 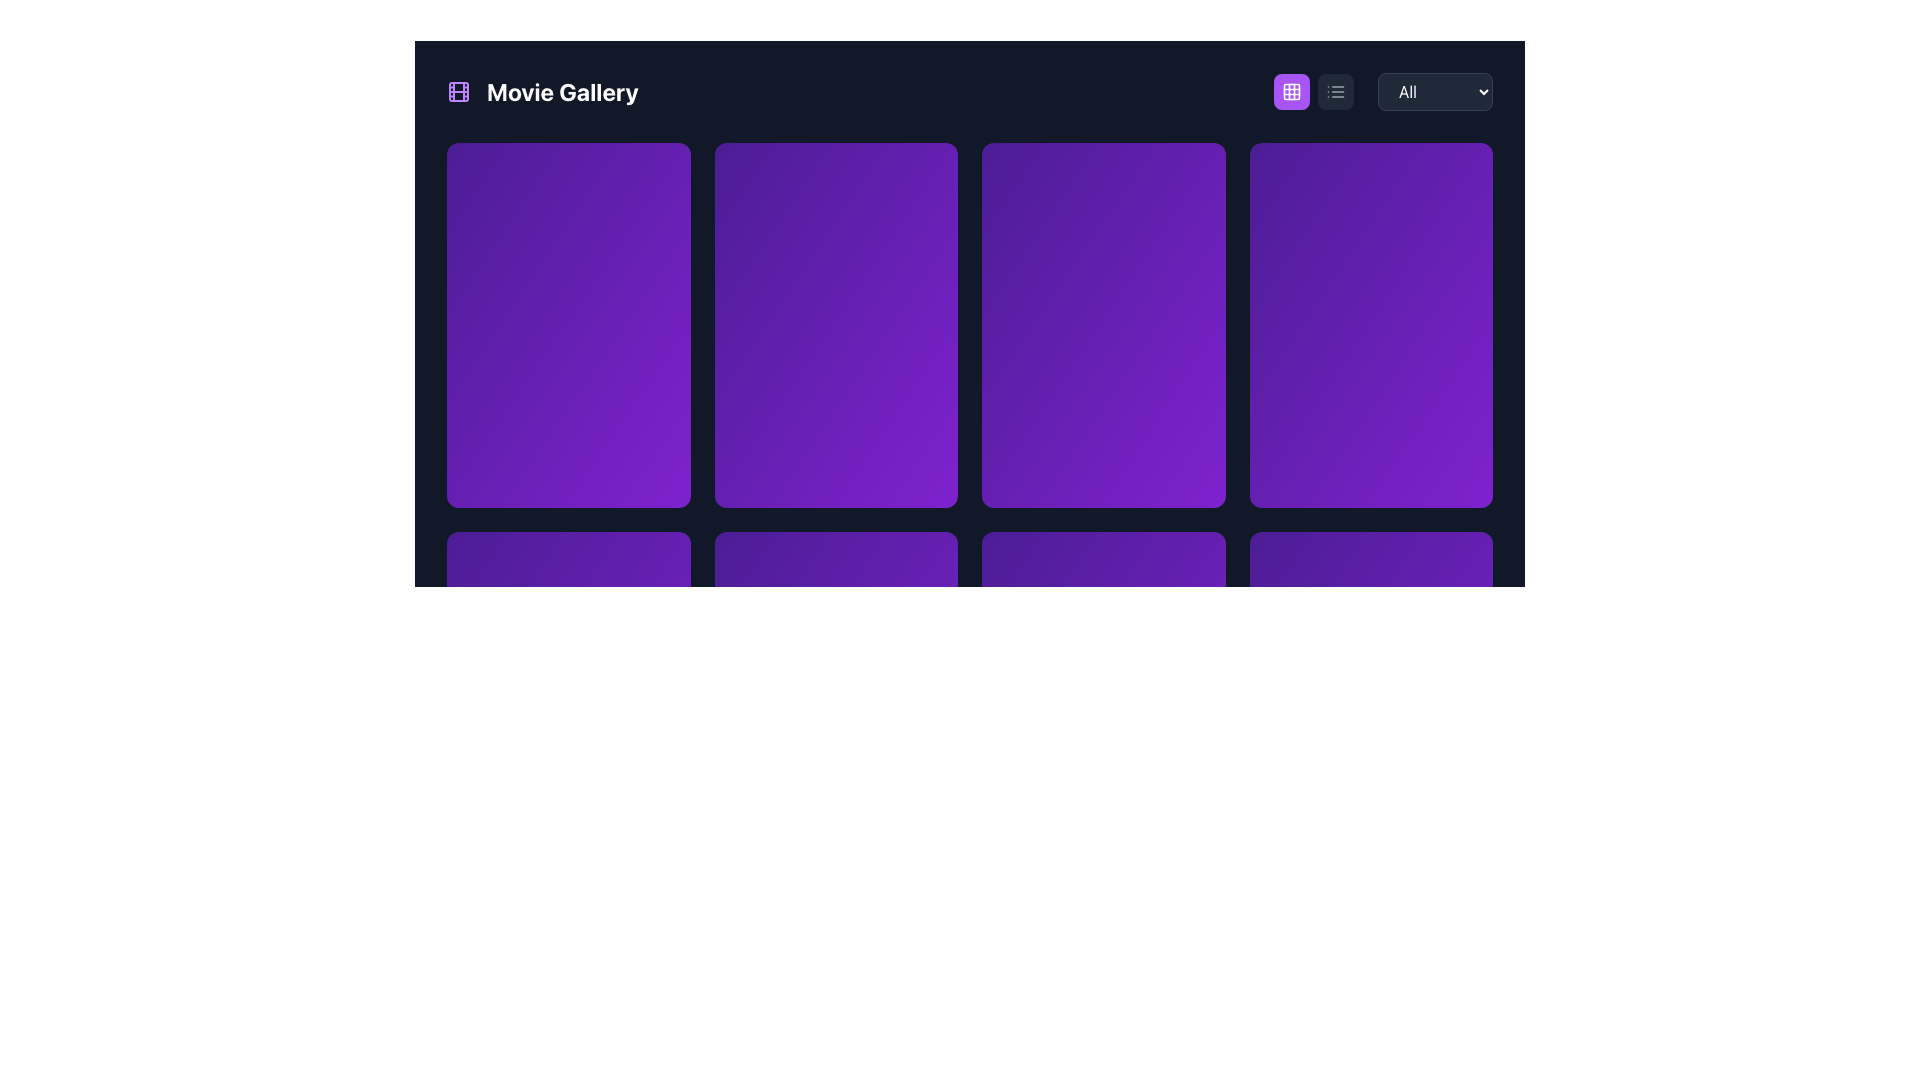 What do you see at coordinates (458, 92) in the screenshot?
I see `the graphic representation of the small, purple-colored SVG filmstrip icon located to the left of the 'Movie Gallery' text` at bounding box center [458, 92].